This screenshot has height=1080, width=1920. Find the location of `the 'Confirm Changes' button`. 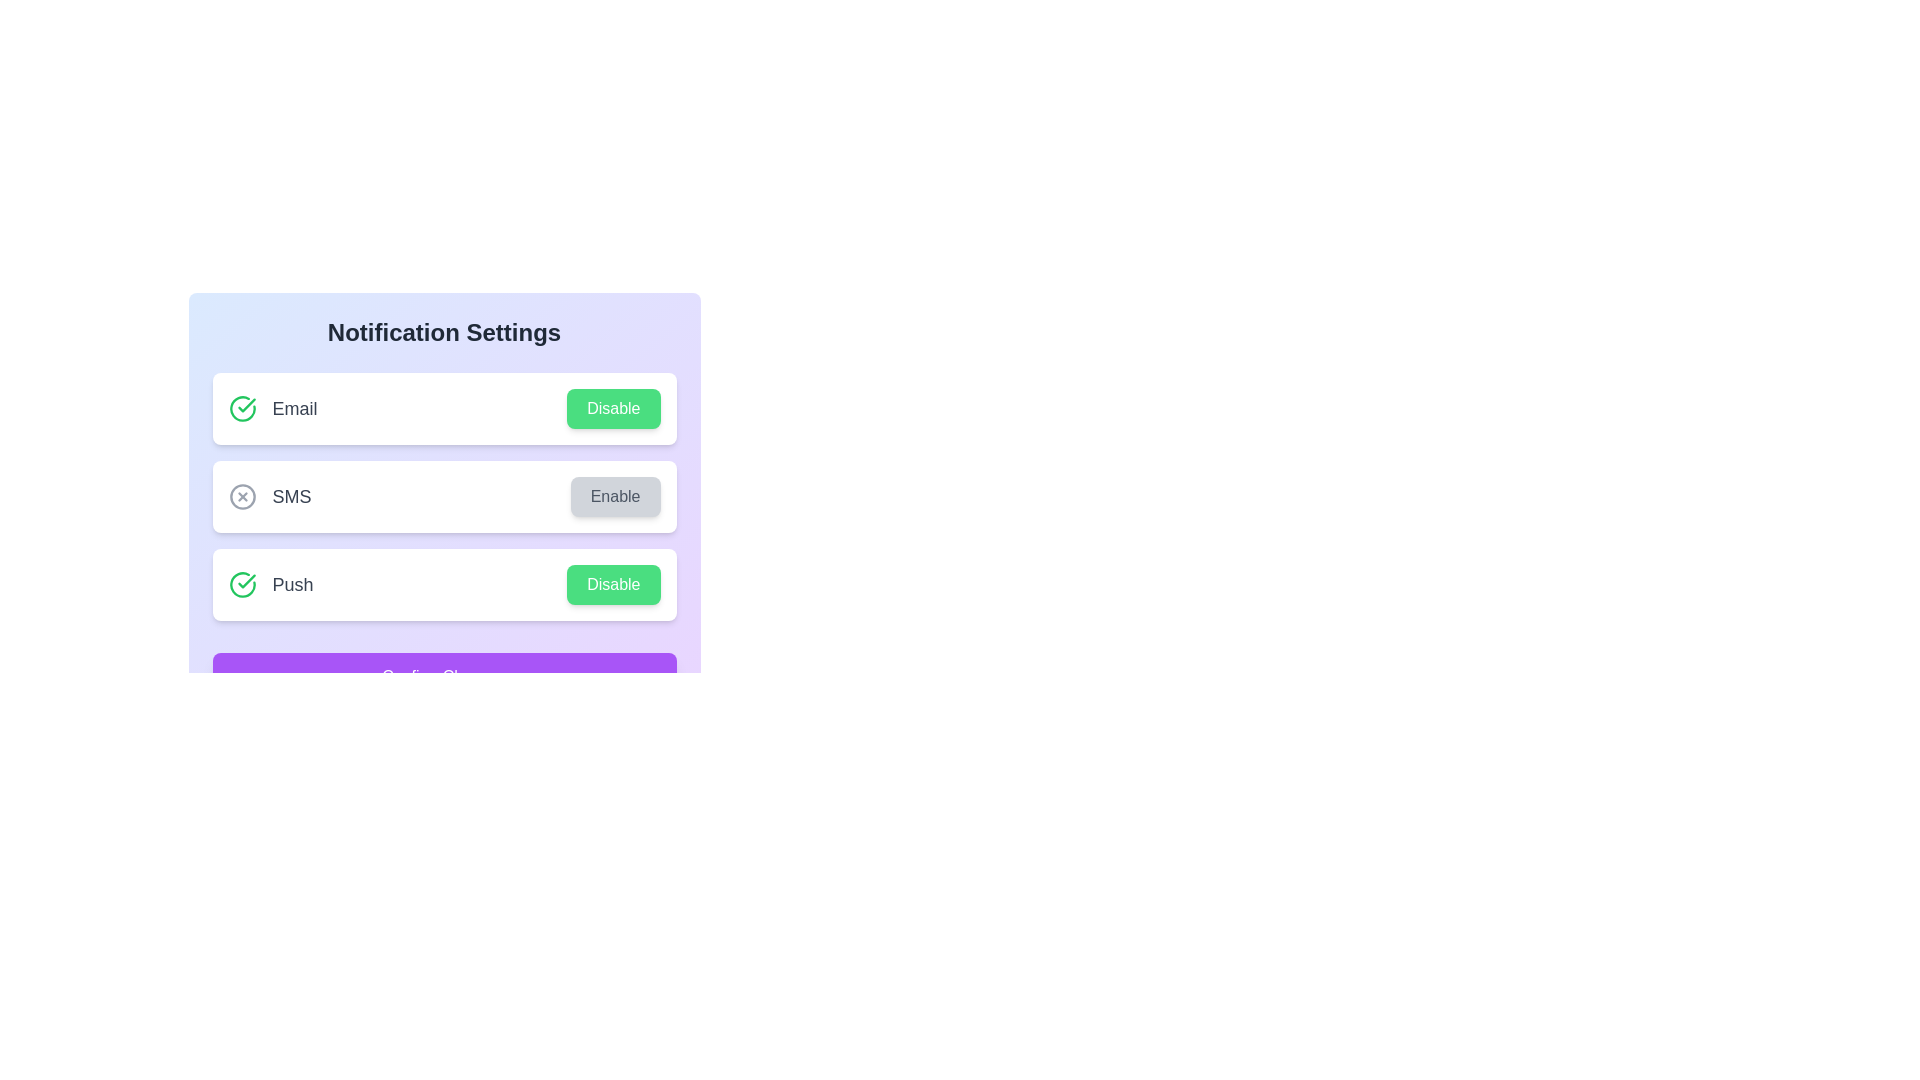

the 'Confirm Changes' button is located at coordinates (443, 676).